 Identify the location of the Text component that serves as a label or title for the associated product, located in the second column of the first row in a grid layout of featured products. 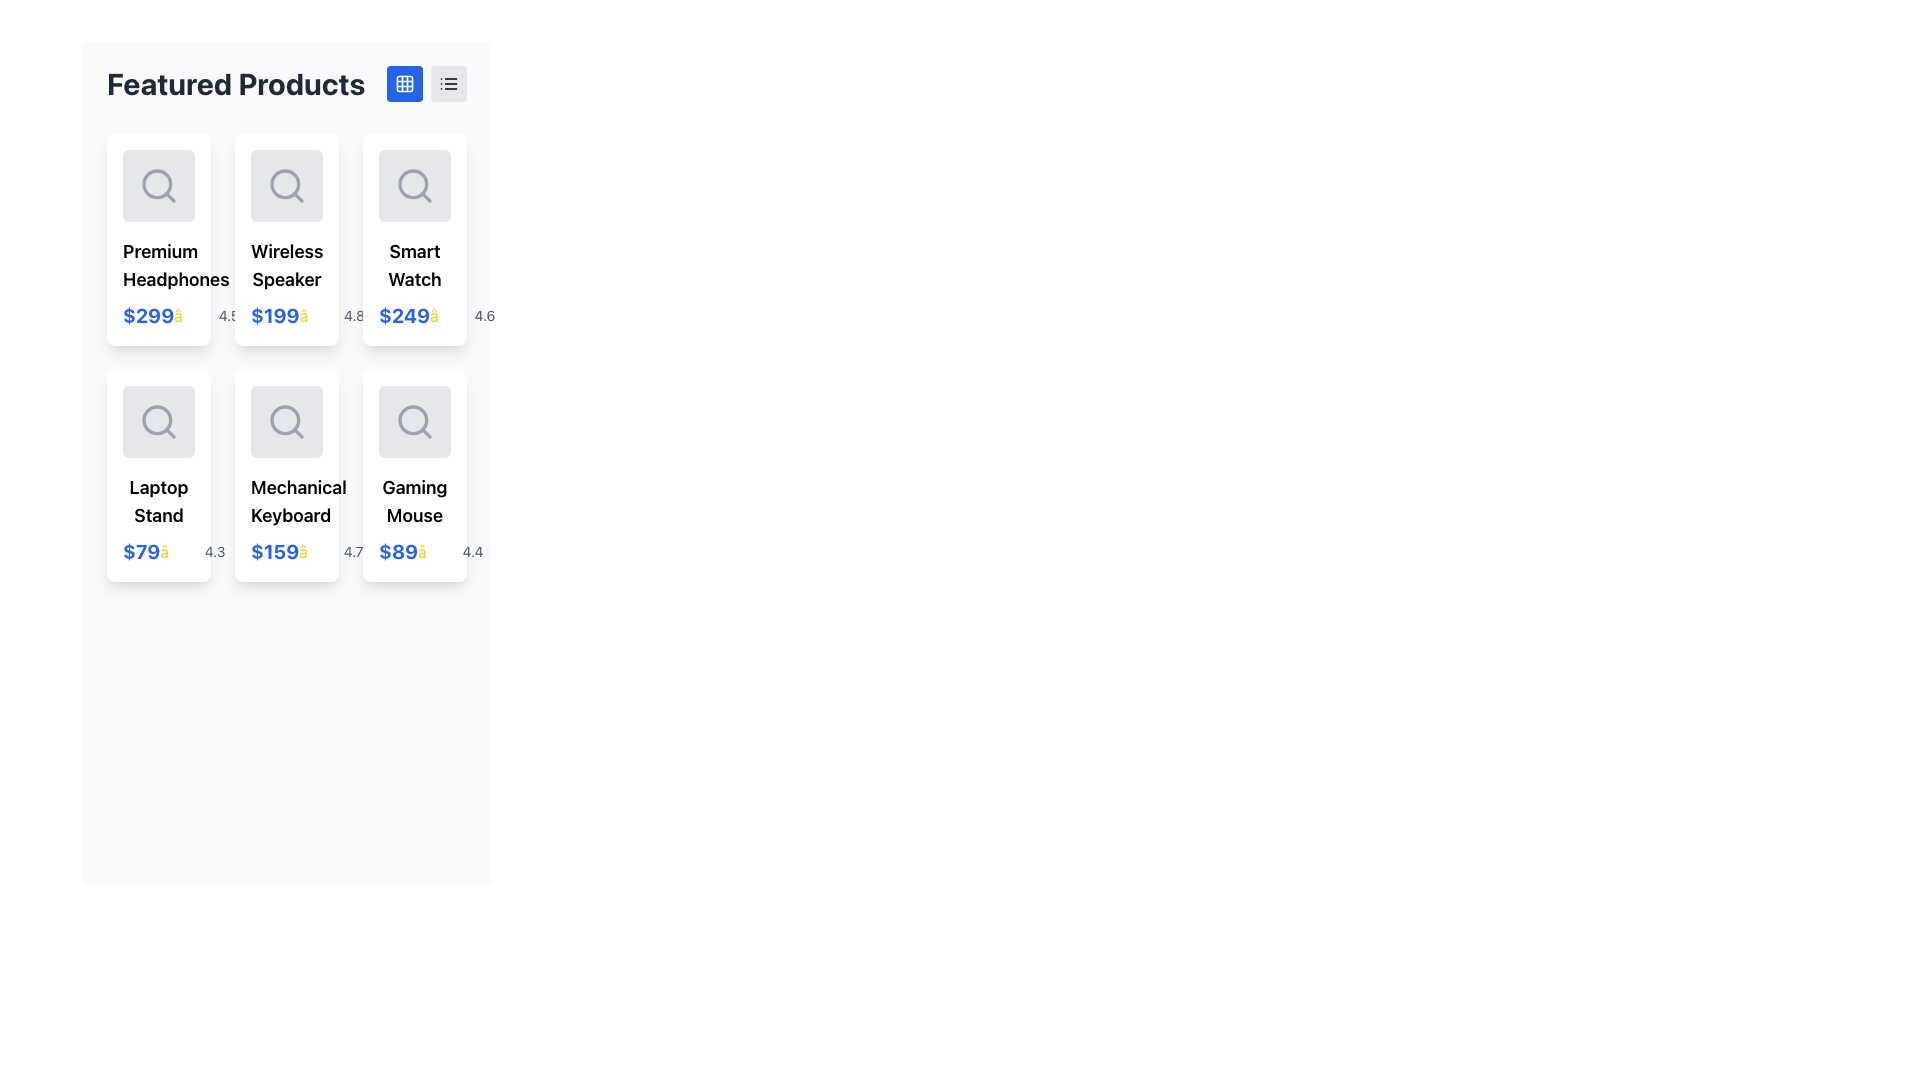
(286, 265).